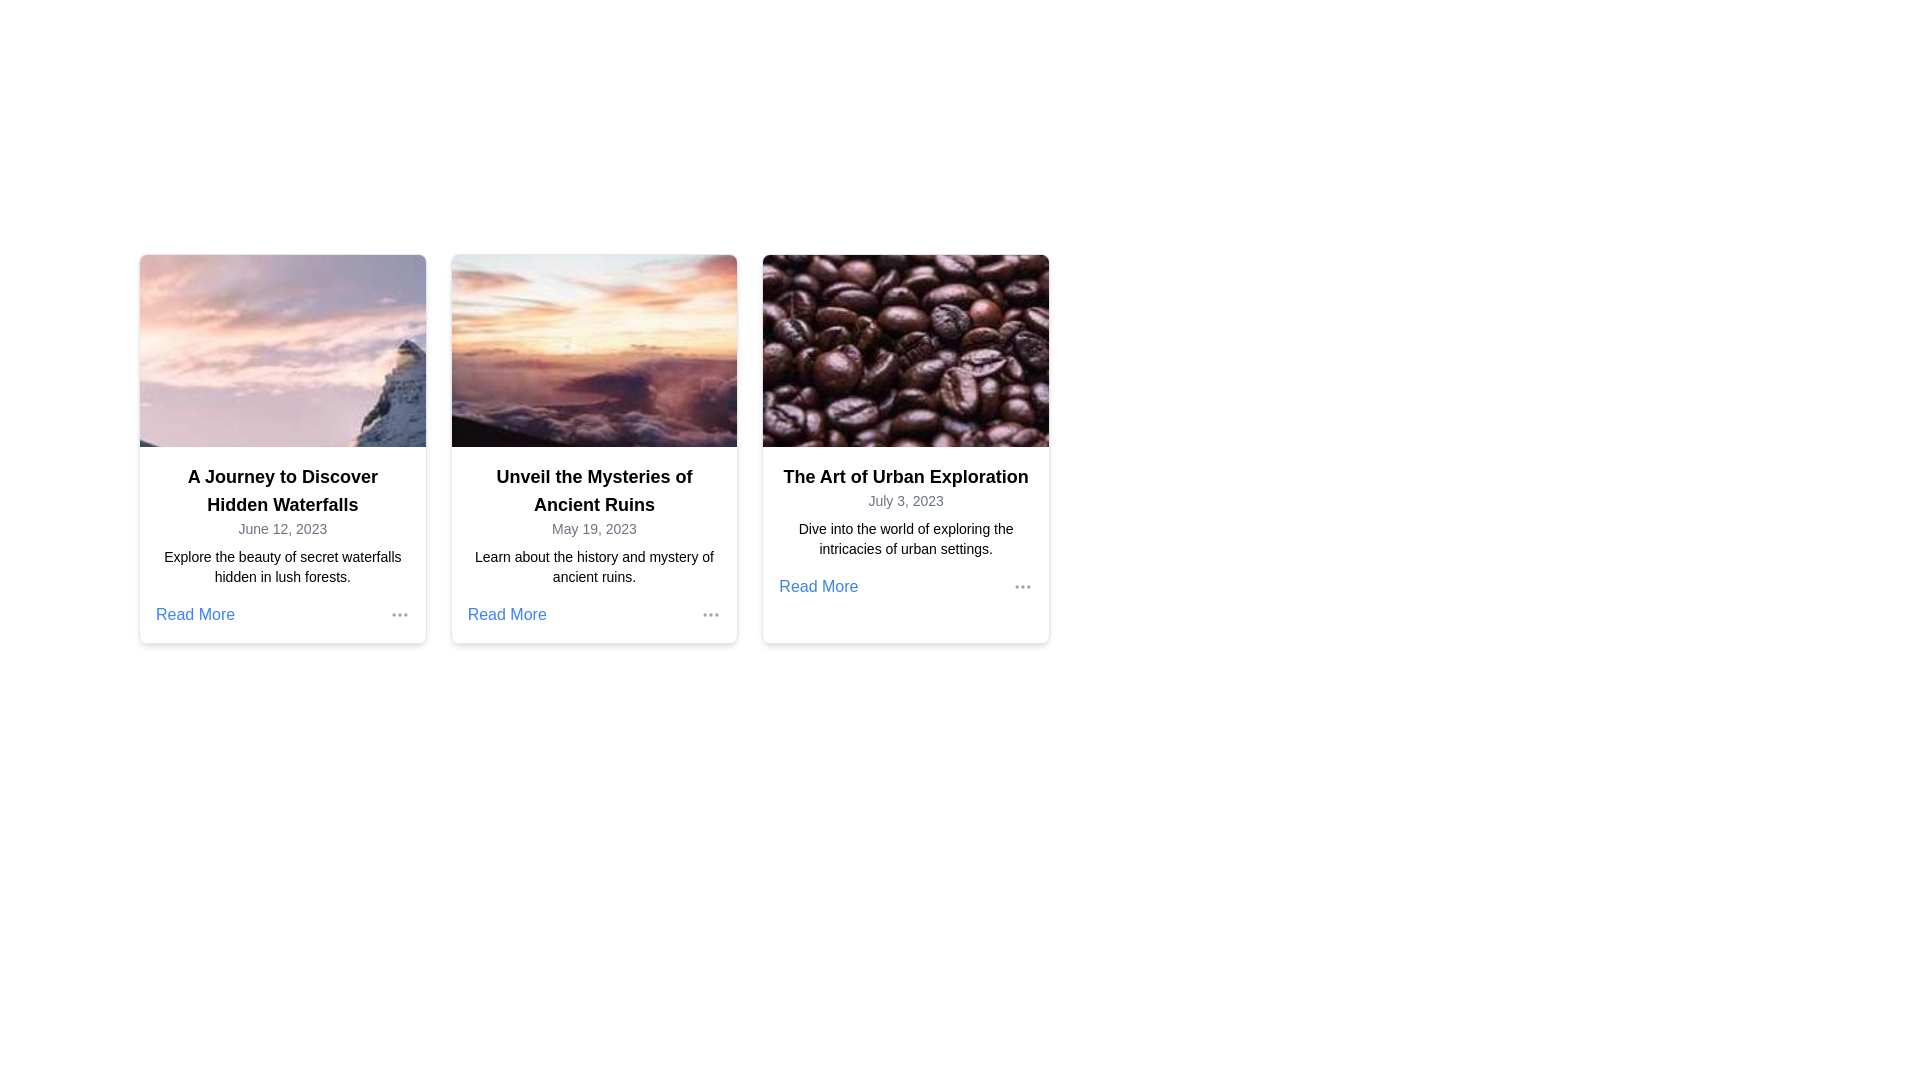 The height and width of the screenshot is (1080, 1920). I want to click on the 'Read More' hyperlink, which is styled in blue with underline effects on hover, located in the bottom-left corner of the first card, so click(195, 613).